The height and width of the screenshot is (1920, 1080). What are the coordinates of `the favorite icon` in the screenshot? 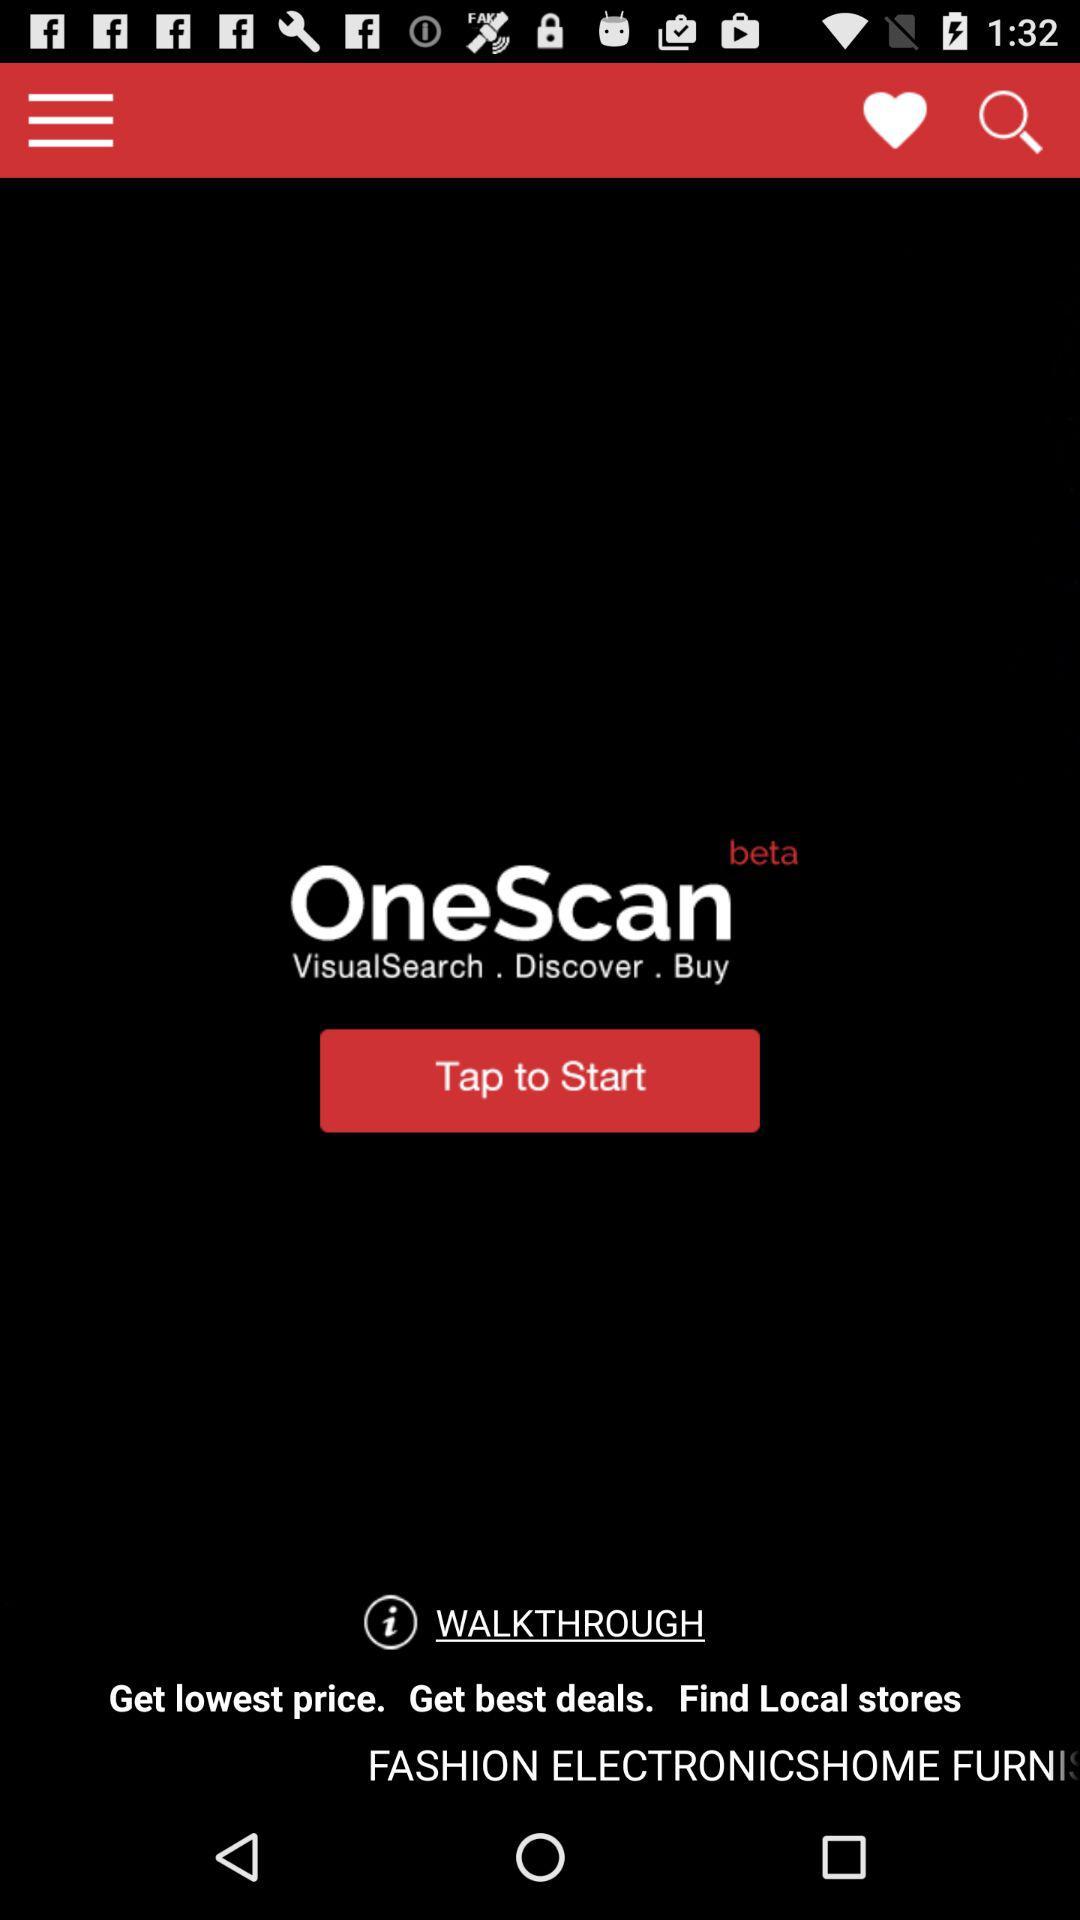 It's located at (894, 127).